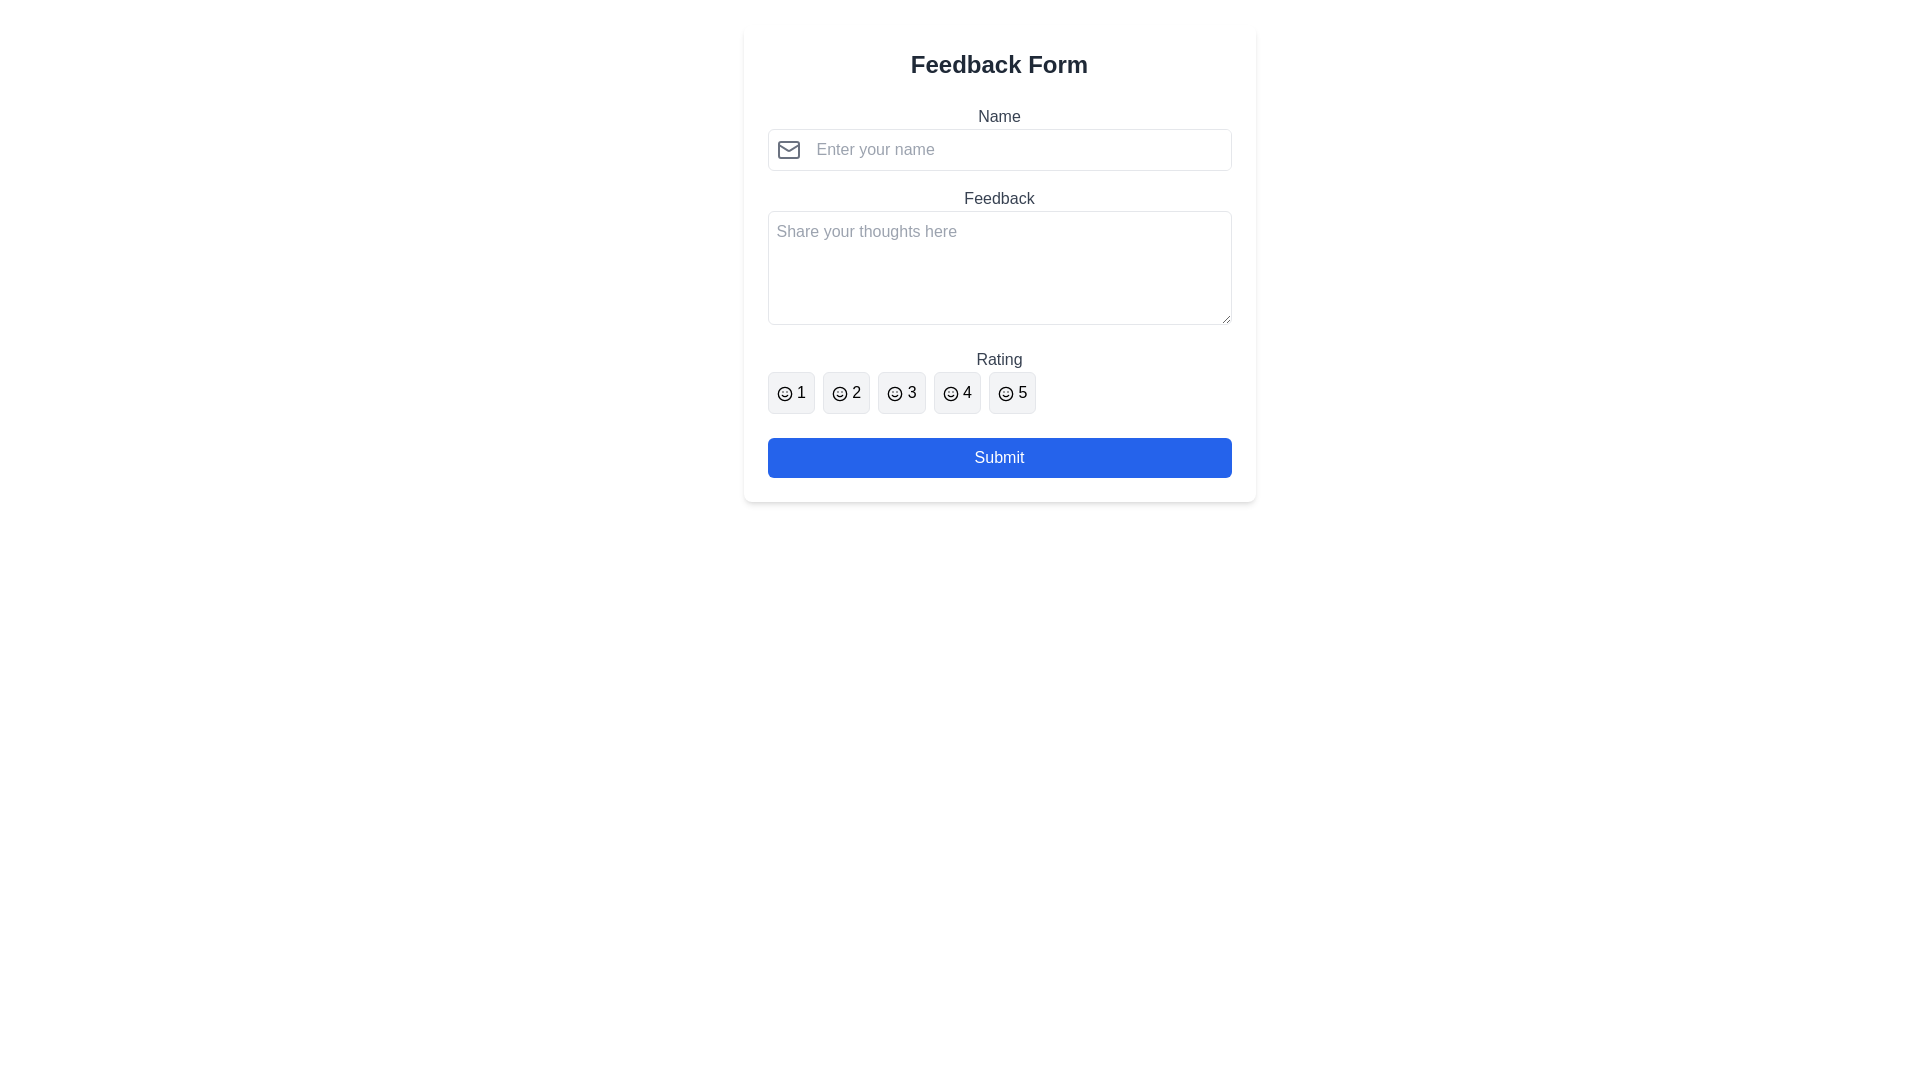 Image resolution: width=1920 pixels, height=1080 pixels. What do you see at coordinates (999, 358) in the screenshot?
I see `the text label displaying 'Rating' which is styled in gray and positioned above the rating options in the feedback form interface` at bounding box center [999, 358].